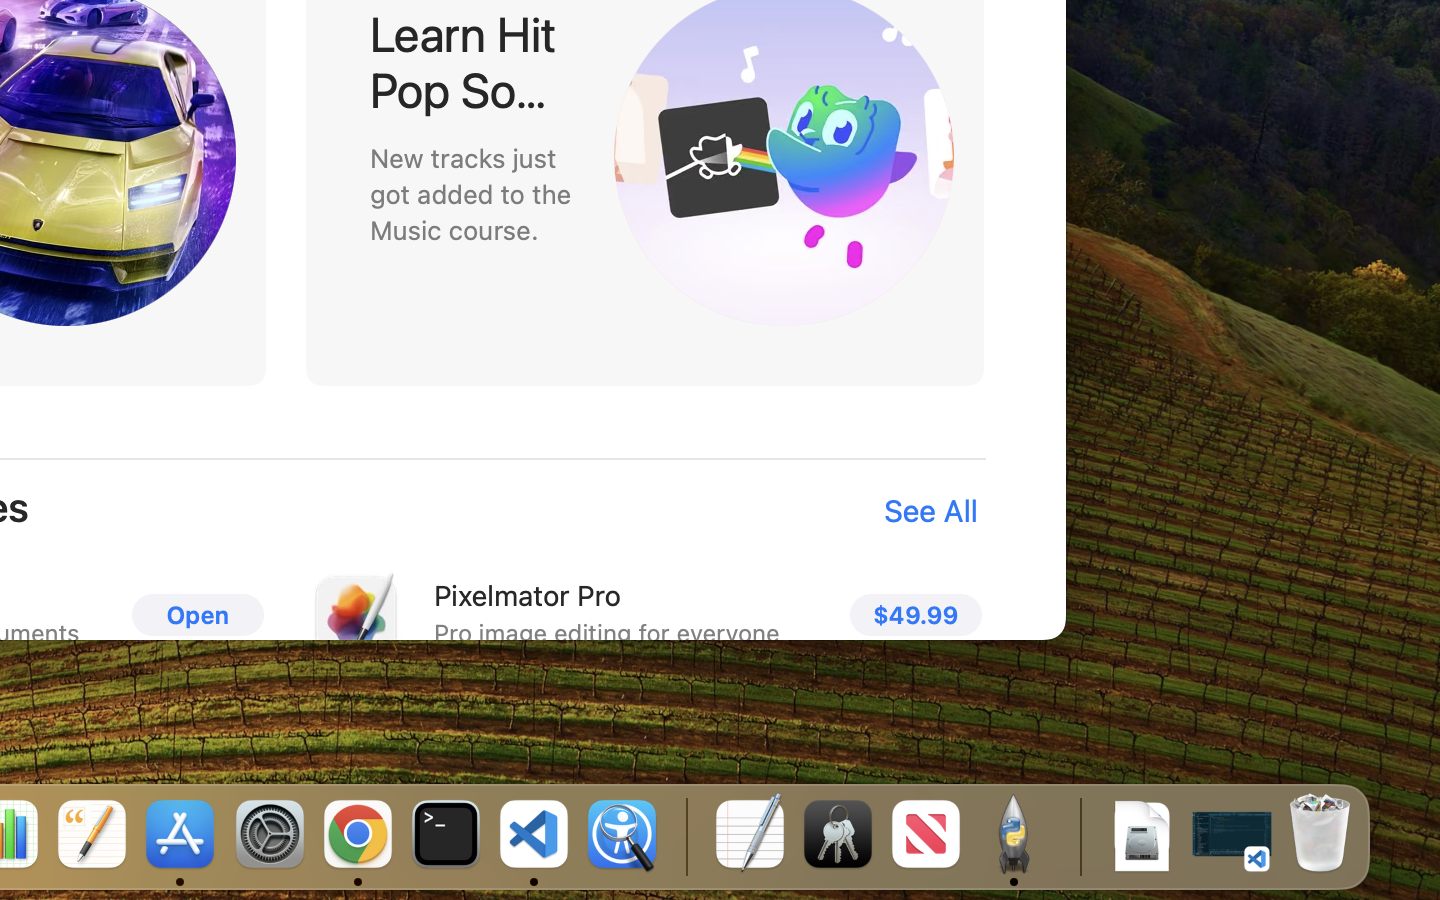  What do you see at coordinates (685, 835) in the screenshot?
I see `'0.4285714328289032'` at bounding box center [685, 835].